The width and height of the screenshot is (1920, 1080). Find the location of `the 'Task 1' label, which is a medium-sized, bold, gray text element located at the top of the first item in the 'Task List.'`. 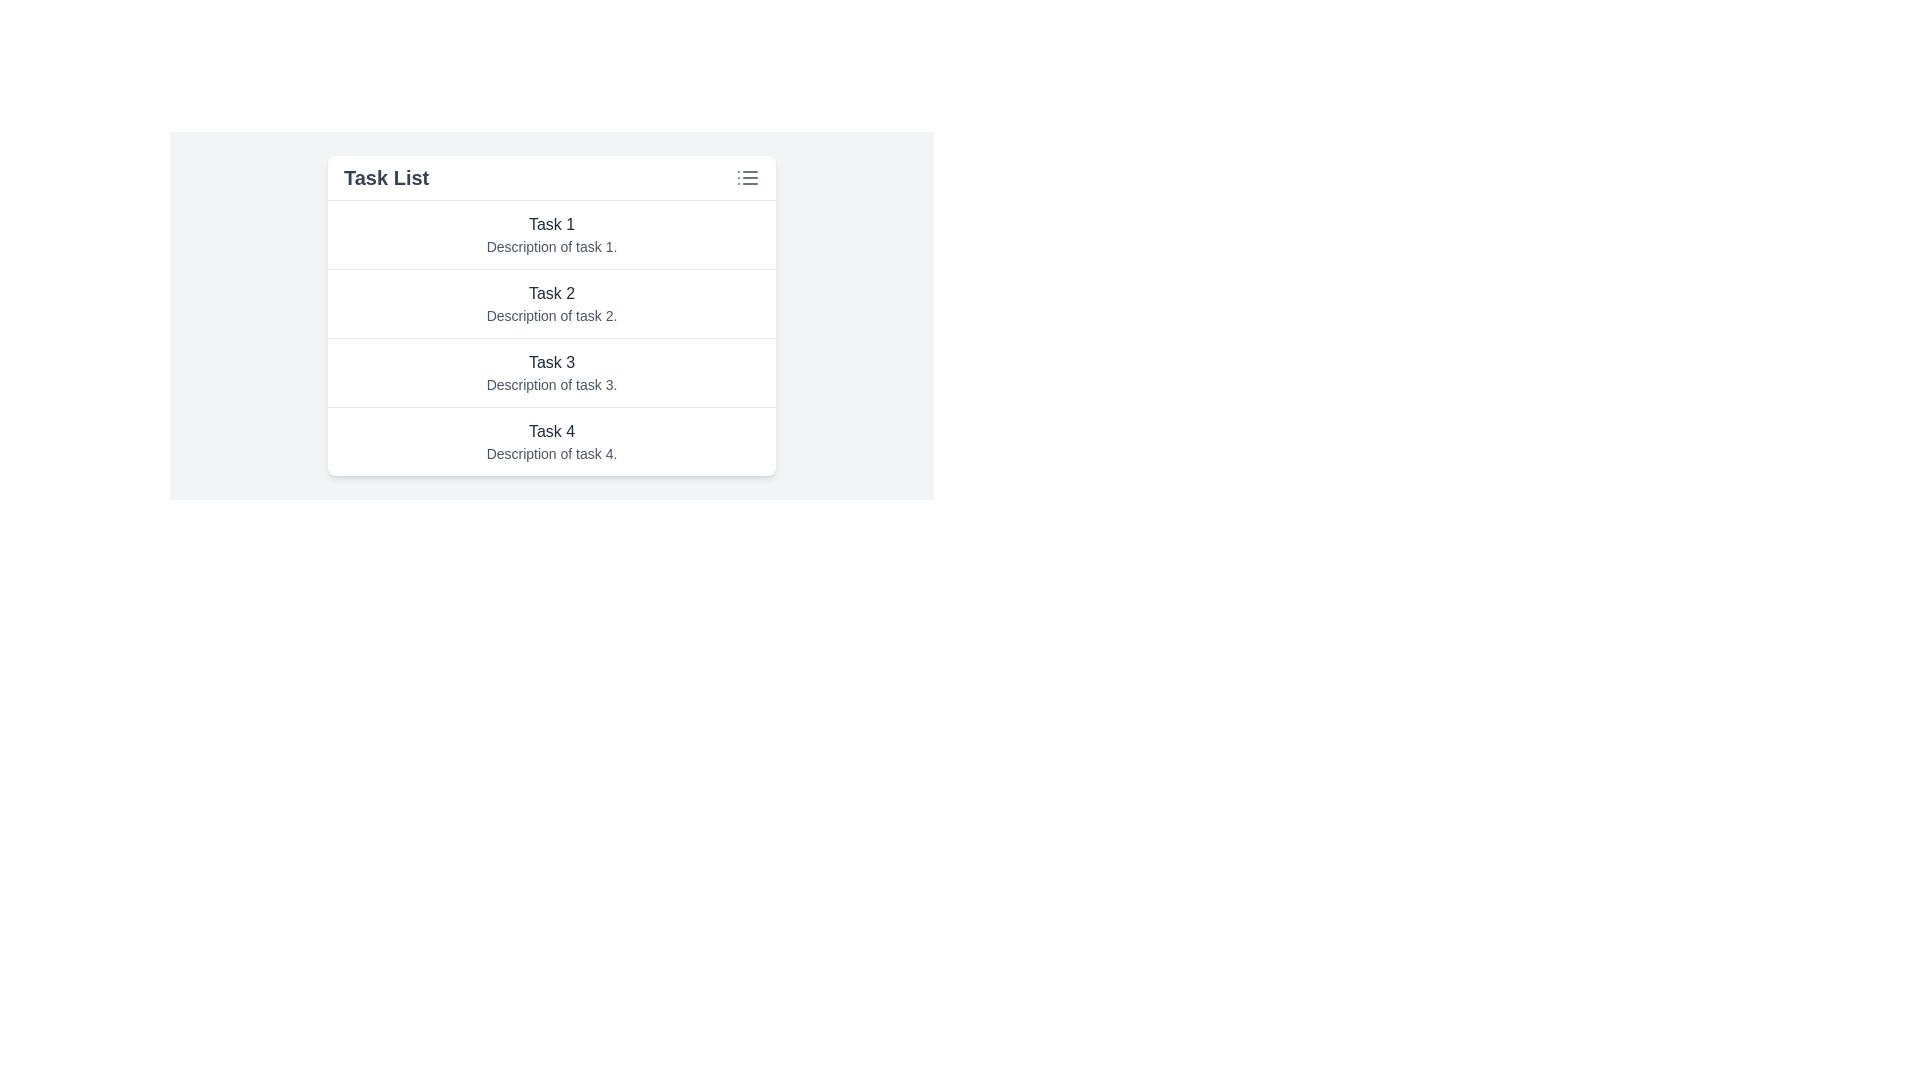

the 'Task 1' label, which is a medium-sized, bold, gray text element located at the top of the first item in the 'Task List.' is located at coordinates (552, 224).